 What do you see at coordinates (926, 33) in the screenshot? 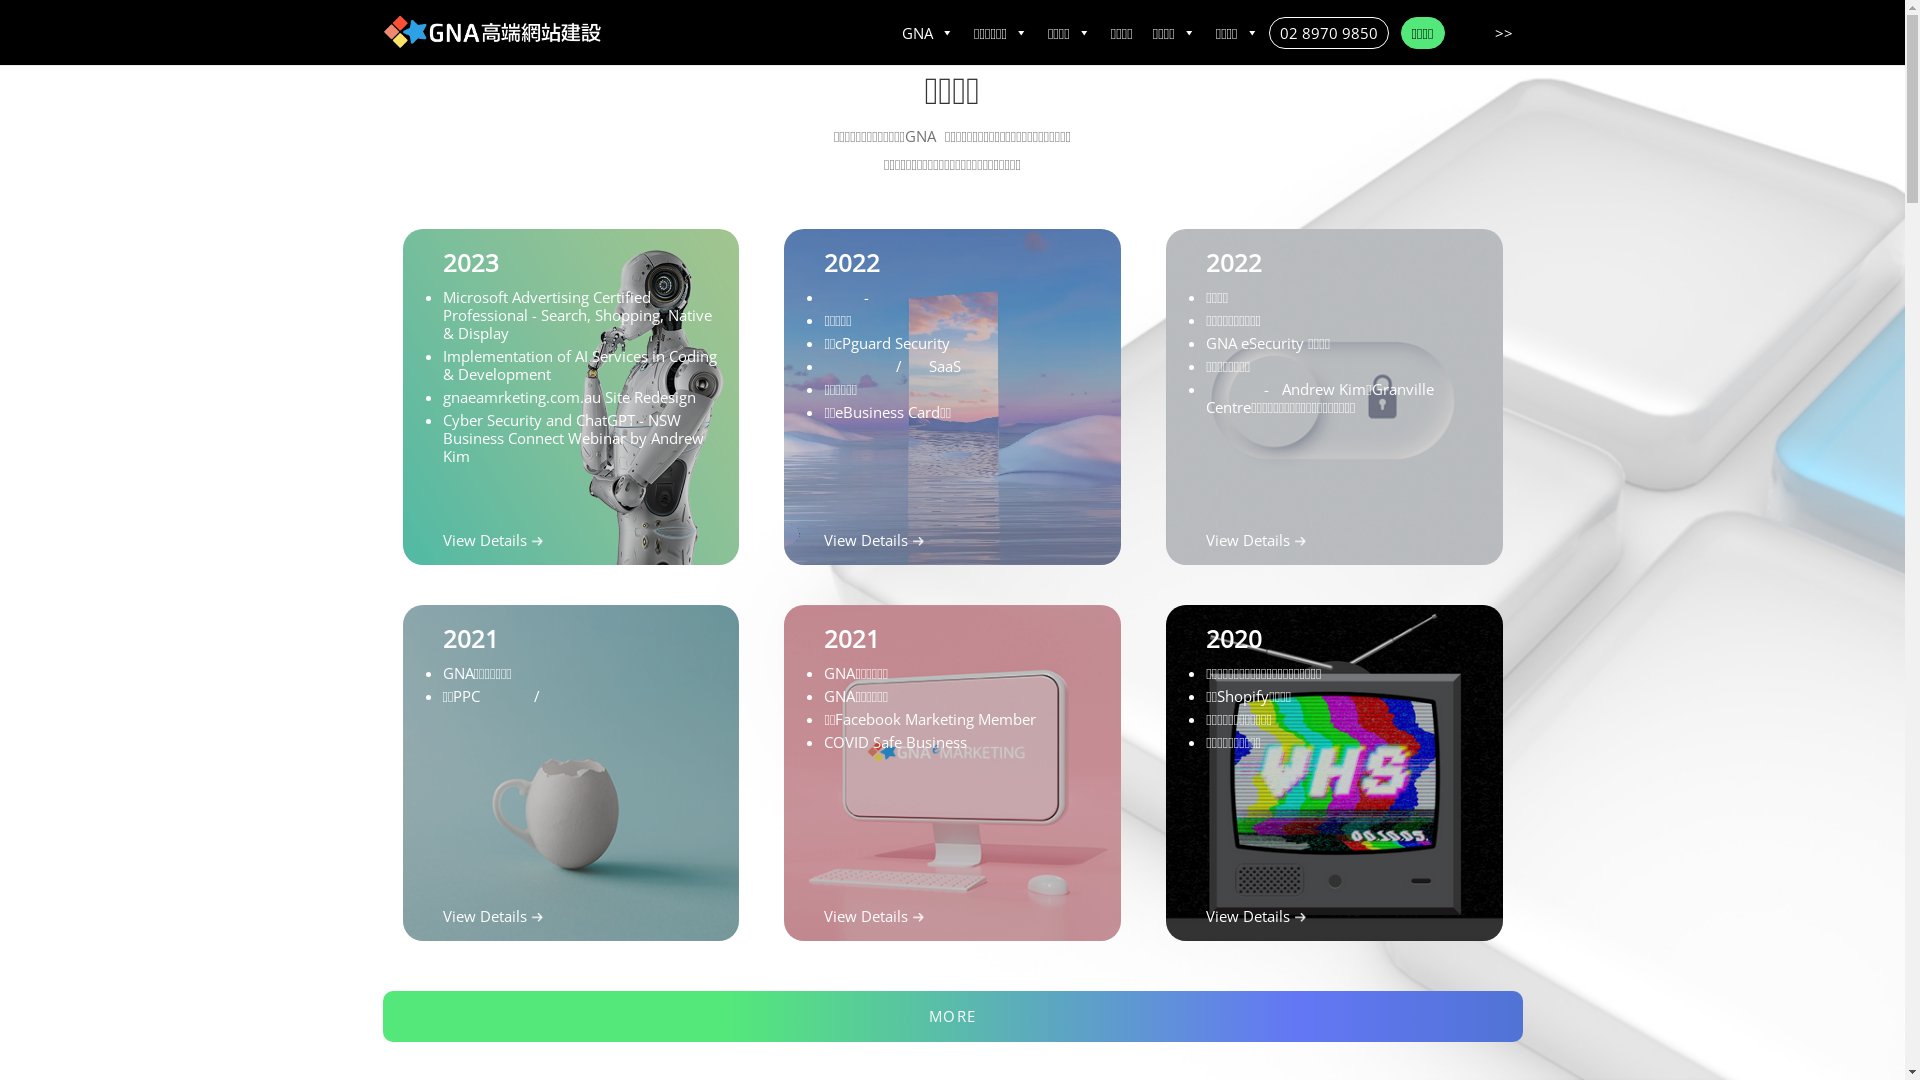
I see `'GNA'` at bounding box center [926, 33].